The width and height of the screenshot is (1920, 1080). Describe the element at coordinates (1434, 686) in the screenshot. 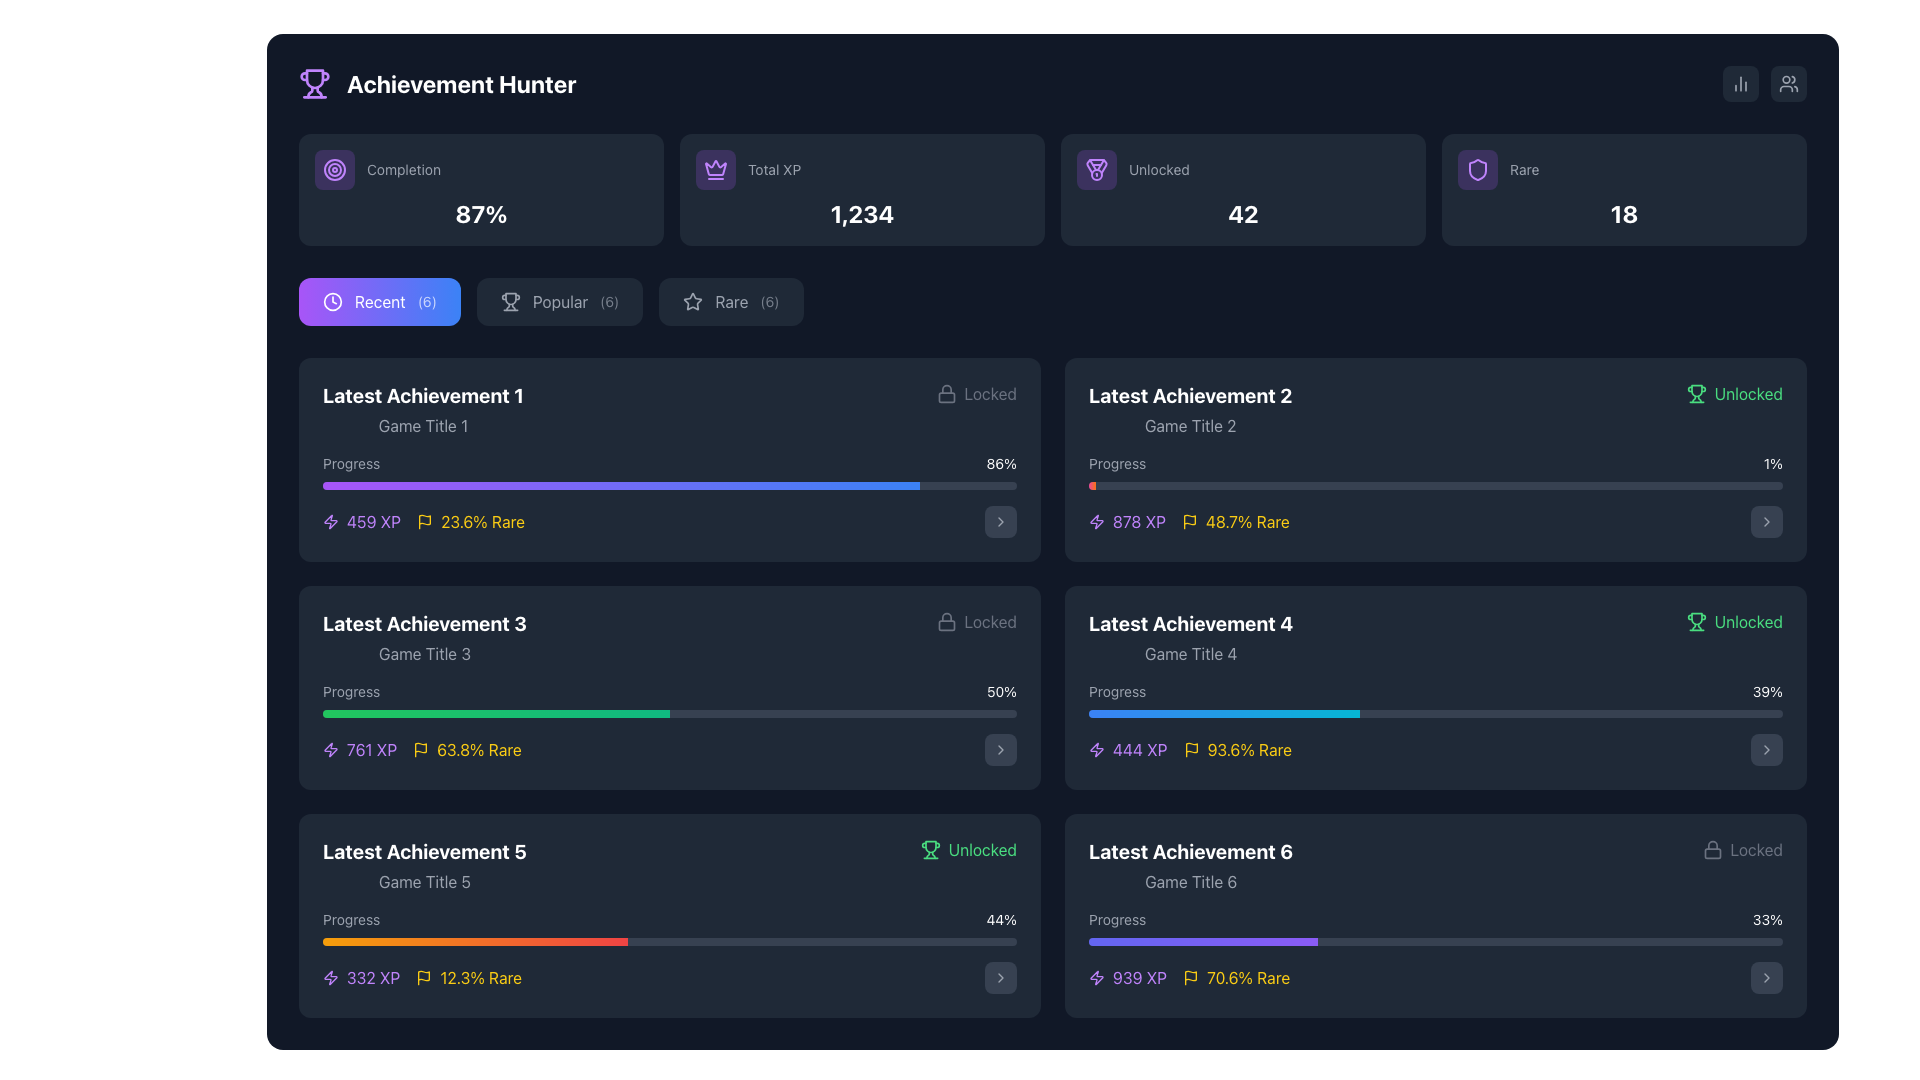

I see `the Card component that displays 'Latest Achievement 4' with a dark background and rounded corners, located in the second column and third row of the grid layout` at that location.